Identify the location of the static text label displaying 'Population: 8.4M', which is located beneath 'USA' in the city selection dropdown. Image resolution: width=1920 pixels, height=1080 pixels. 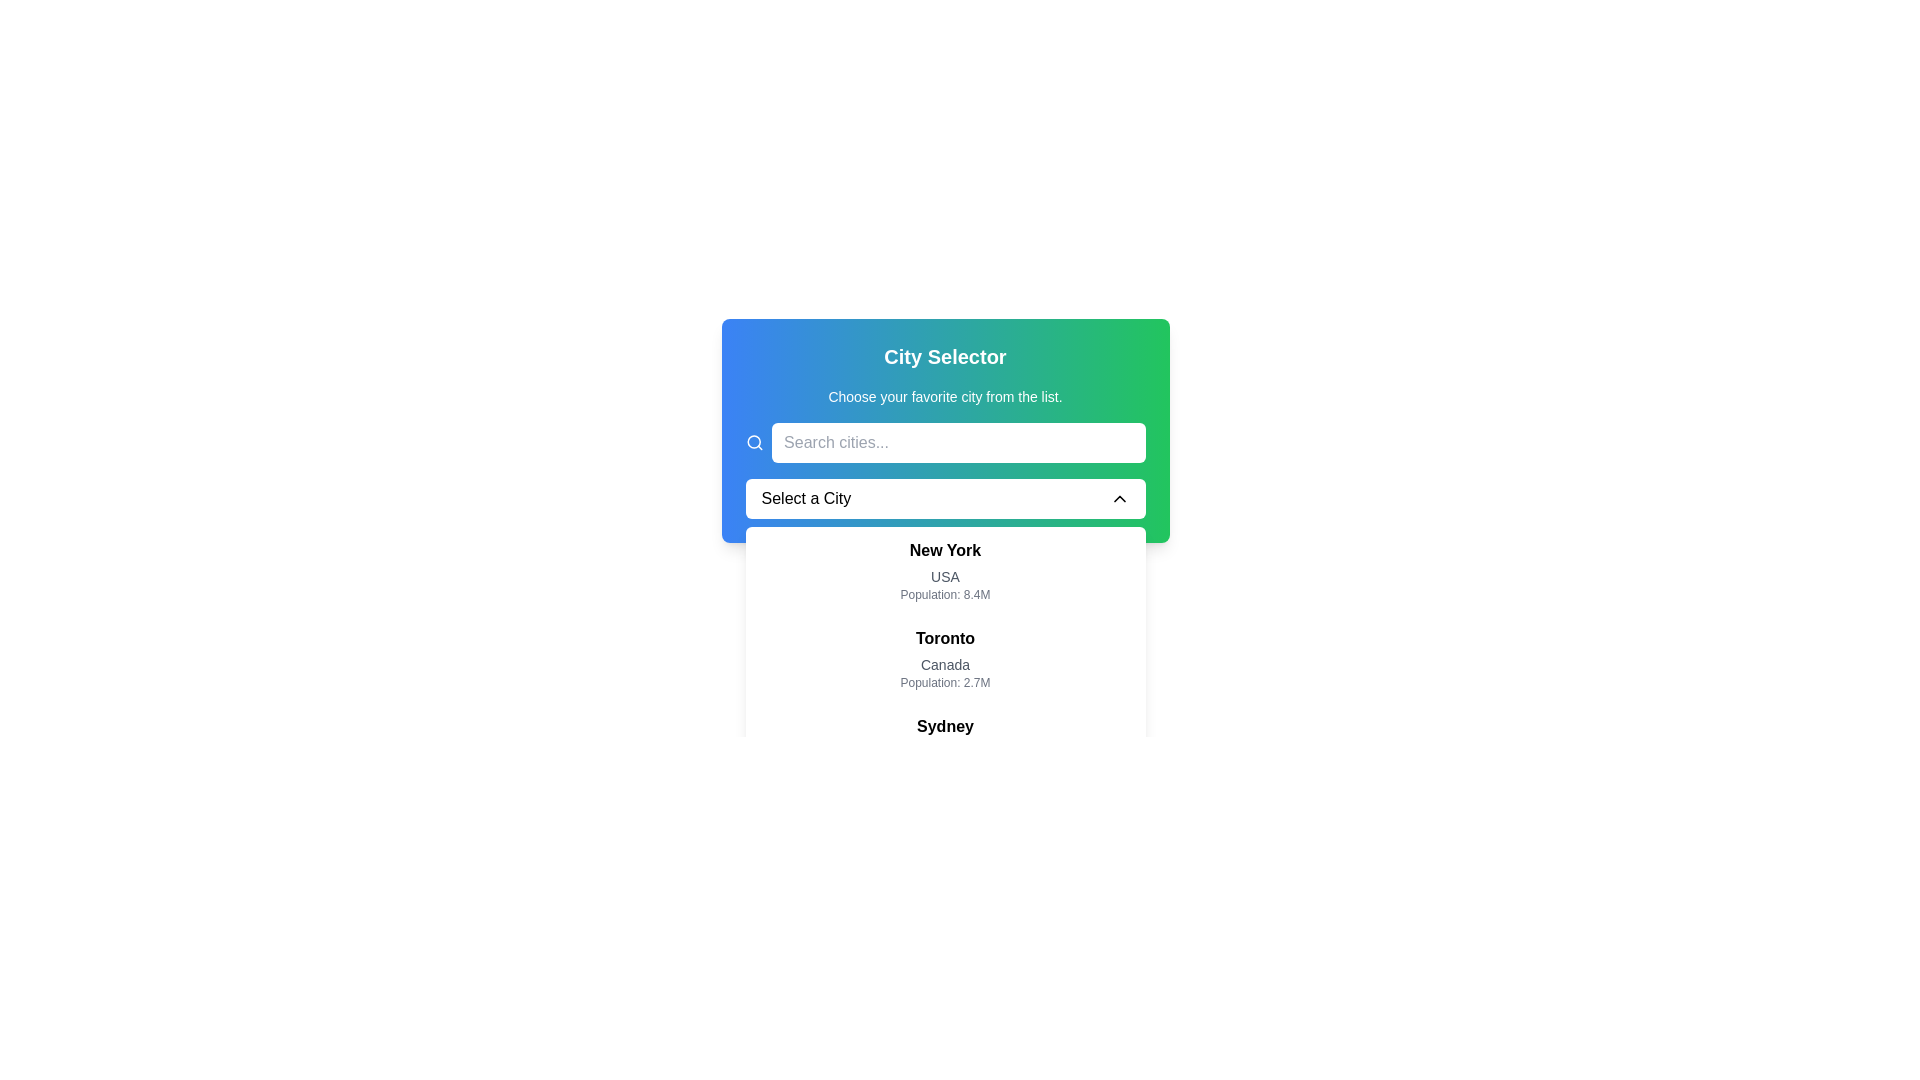
(944, 593).